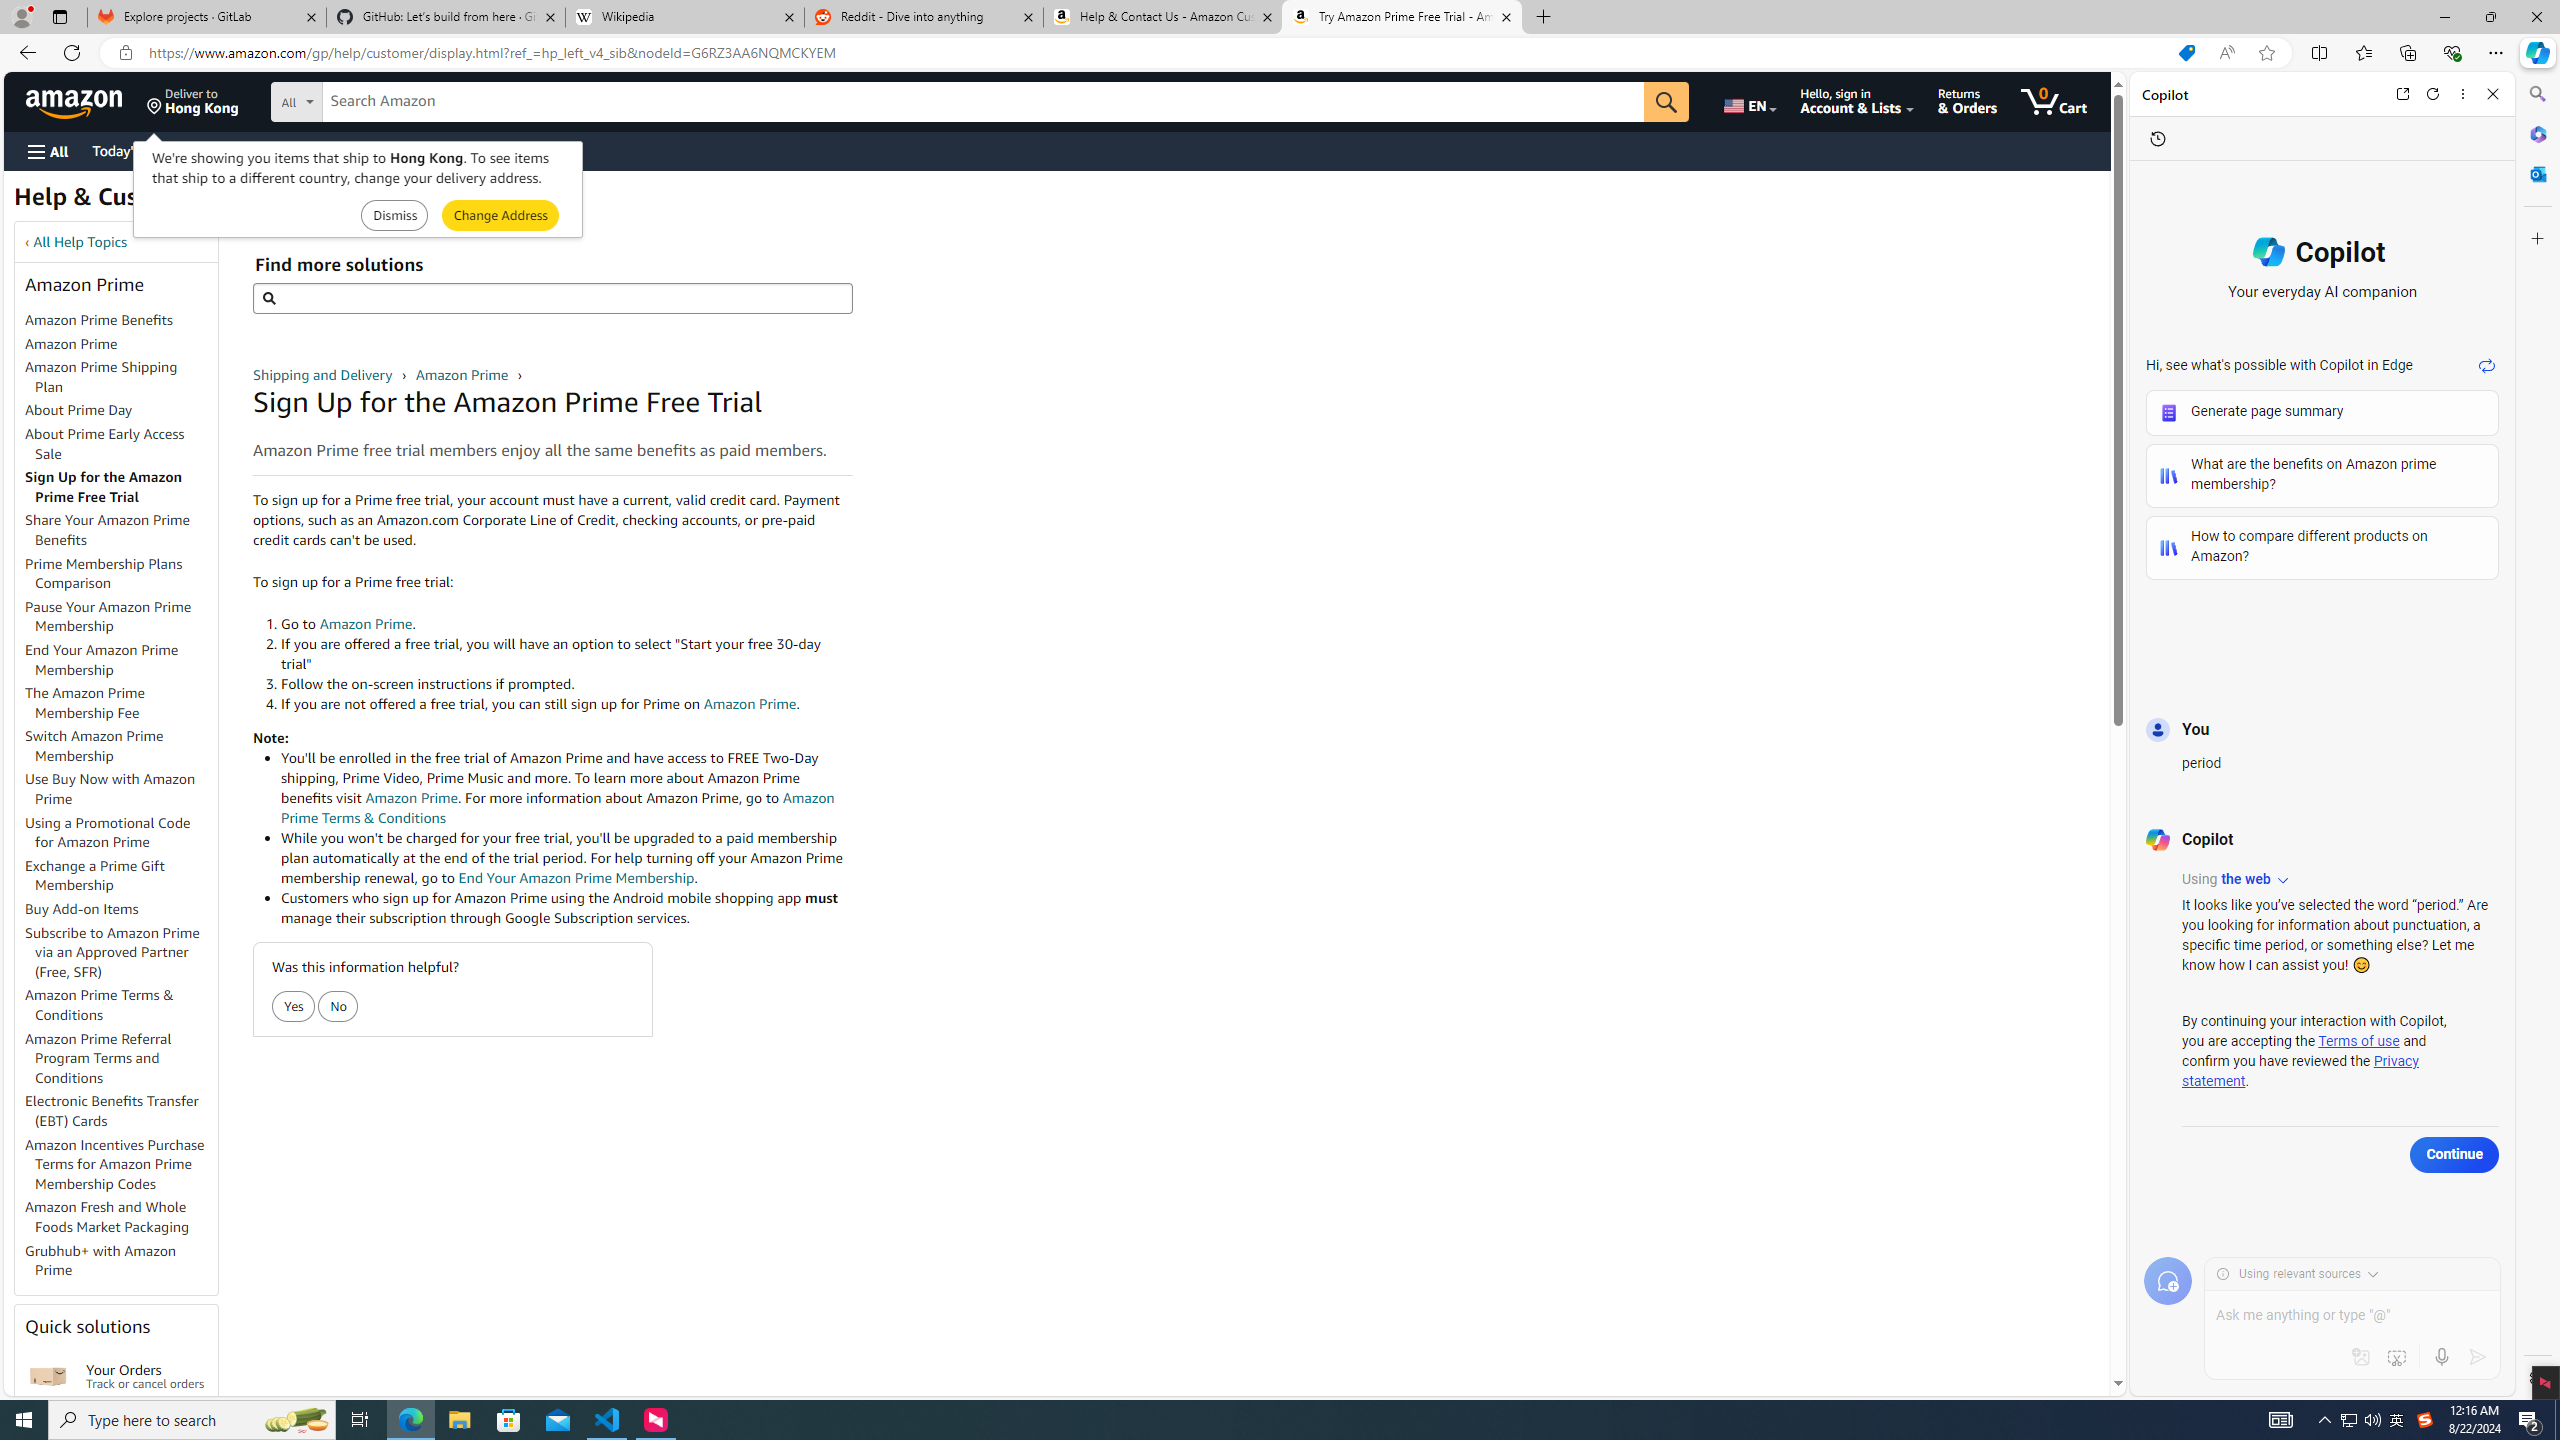  What do you see at coordinates (107, 528) in the screenshot?
I see `'Share Your Amazon Prime Benefits'` at bounding box center [107, 528].